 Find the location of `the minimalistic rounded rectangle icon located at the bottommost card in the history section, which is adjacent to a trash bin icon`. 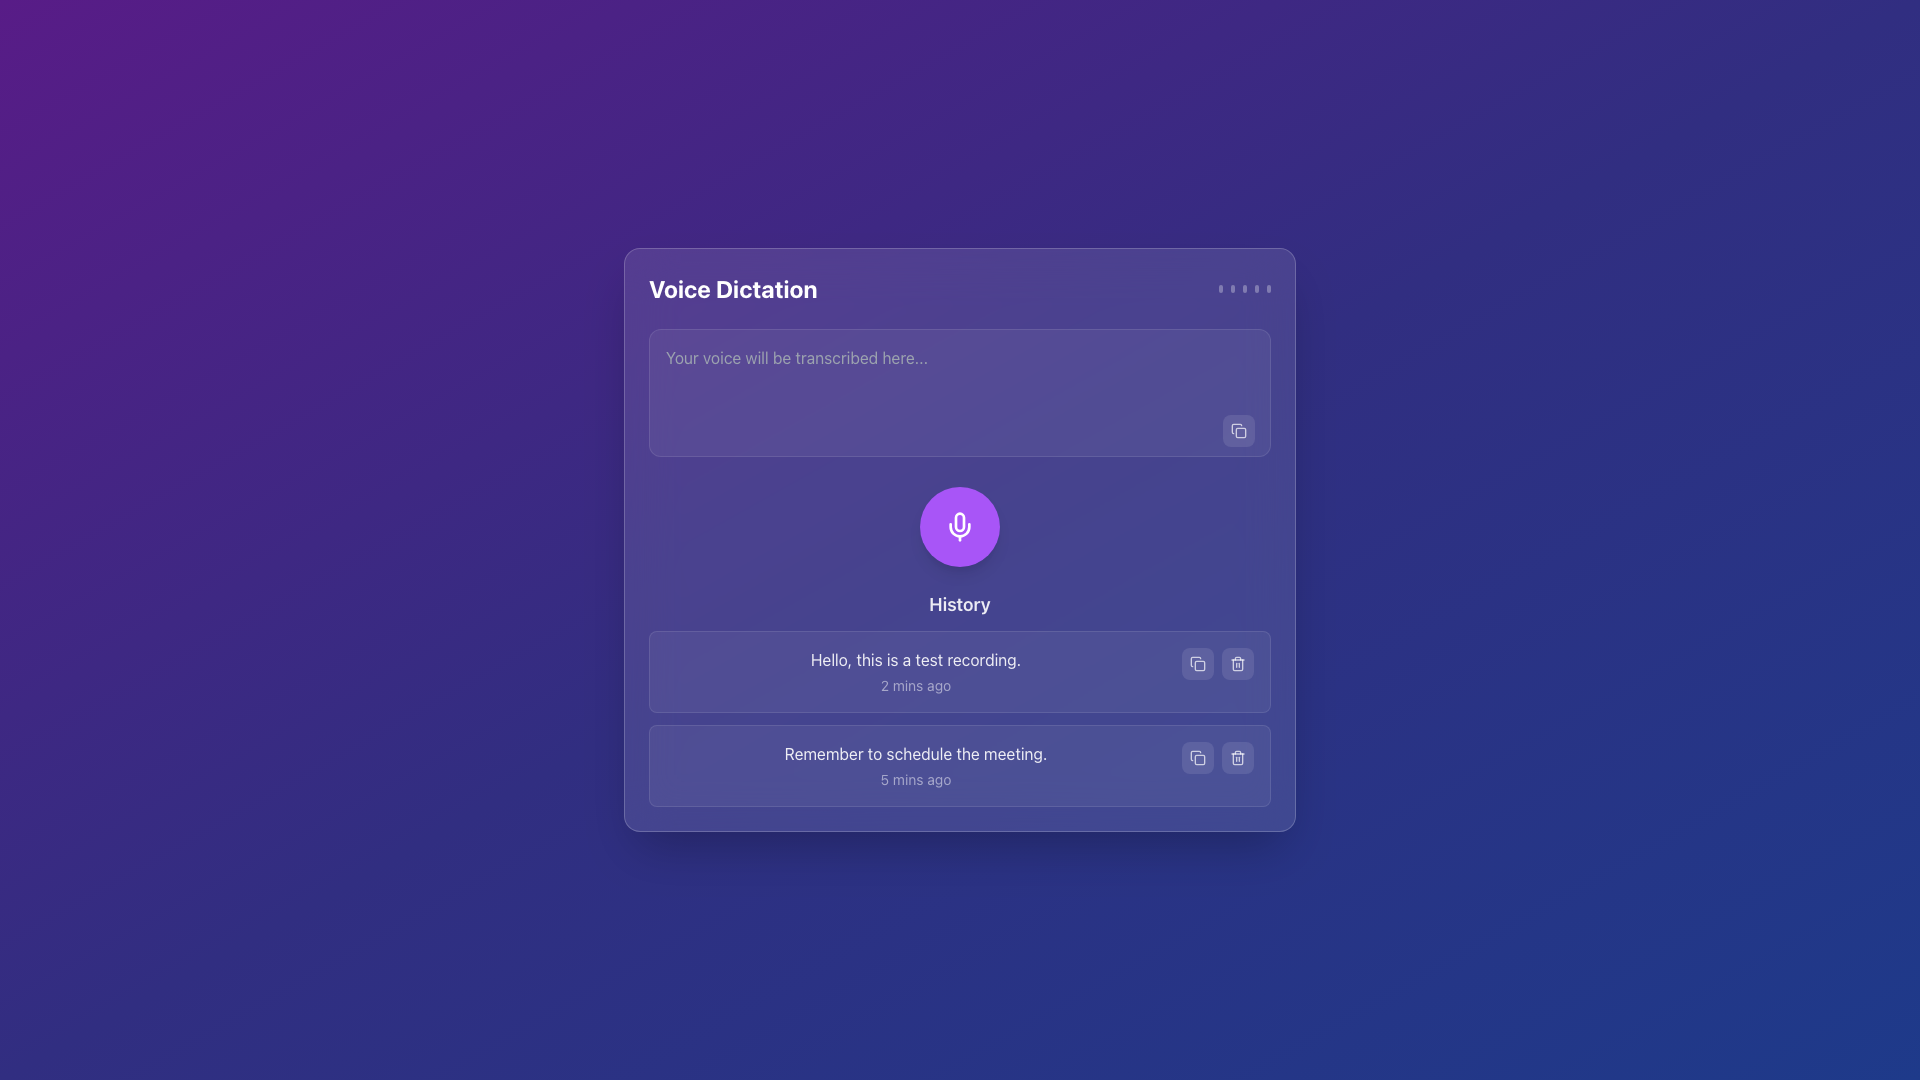

the minimalistic rounded rectangle icon located at the bottommost card in the history section, which is adjacent to a trash bin icon is located at coordinates (1200, 759).